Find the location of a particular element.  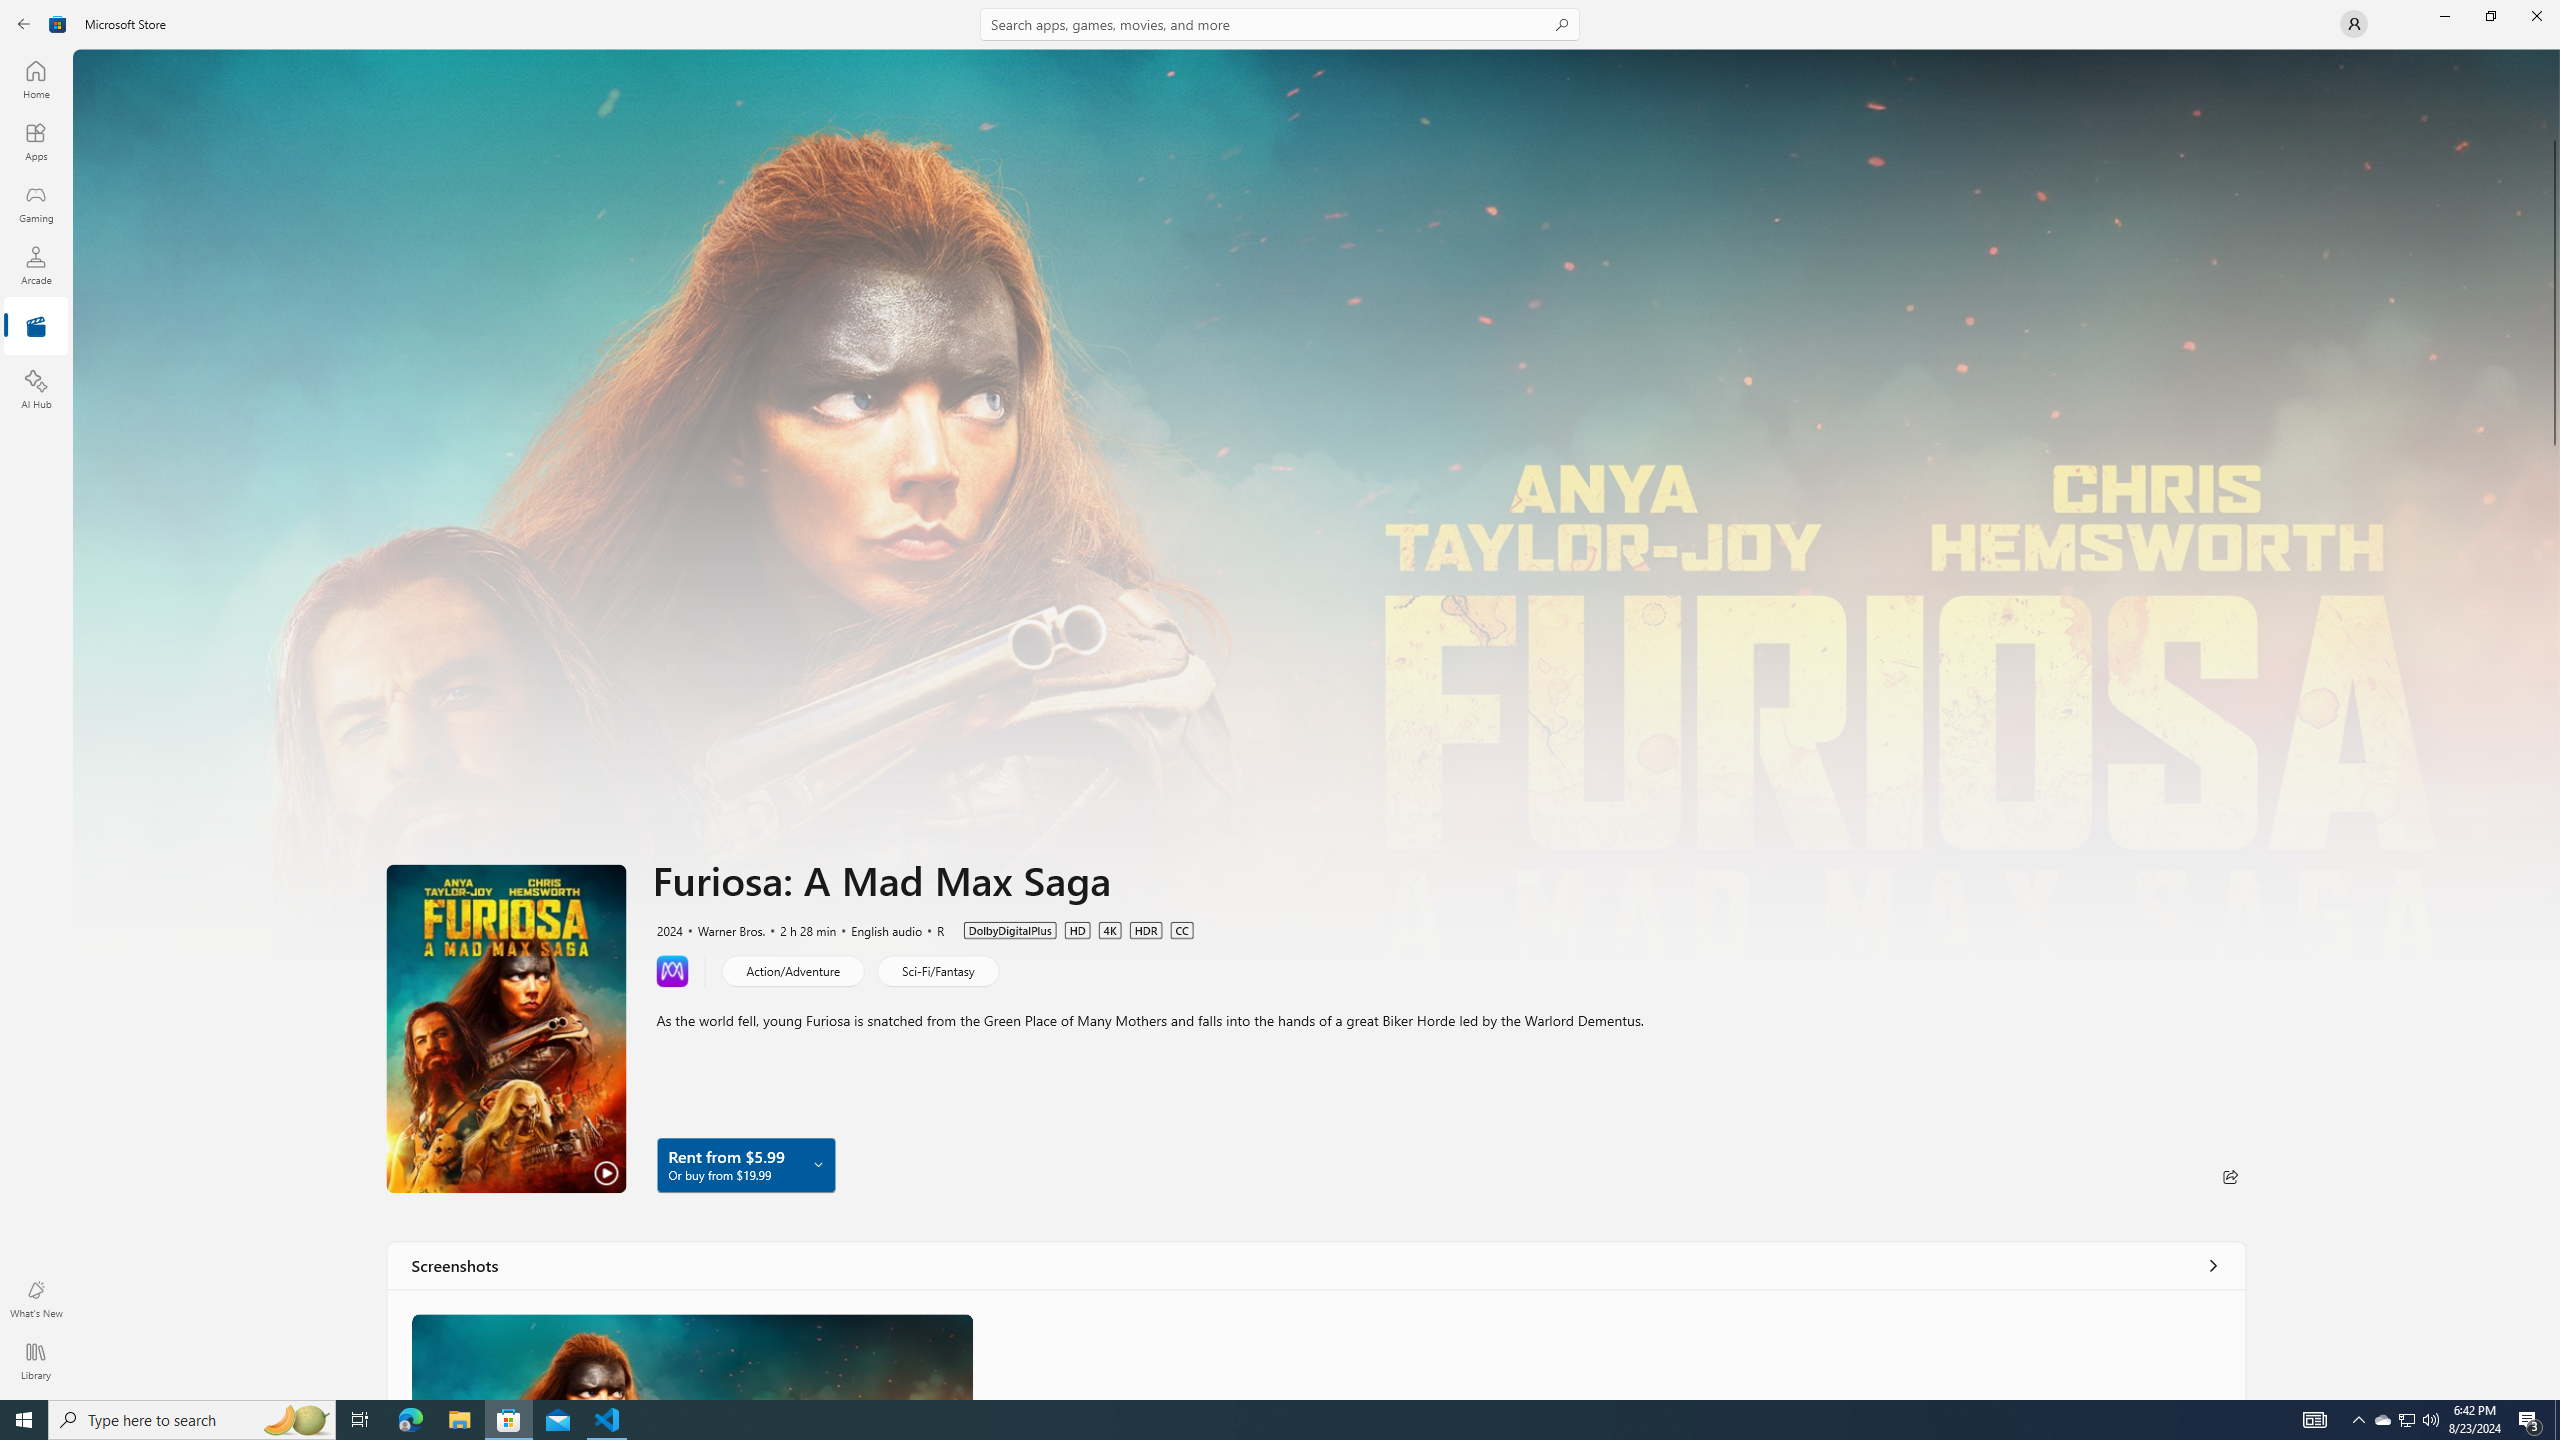

'Vertical Small Decrease' is located at coordinates (2552, 55).